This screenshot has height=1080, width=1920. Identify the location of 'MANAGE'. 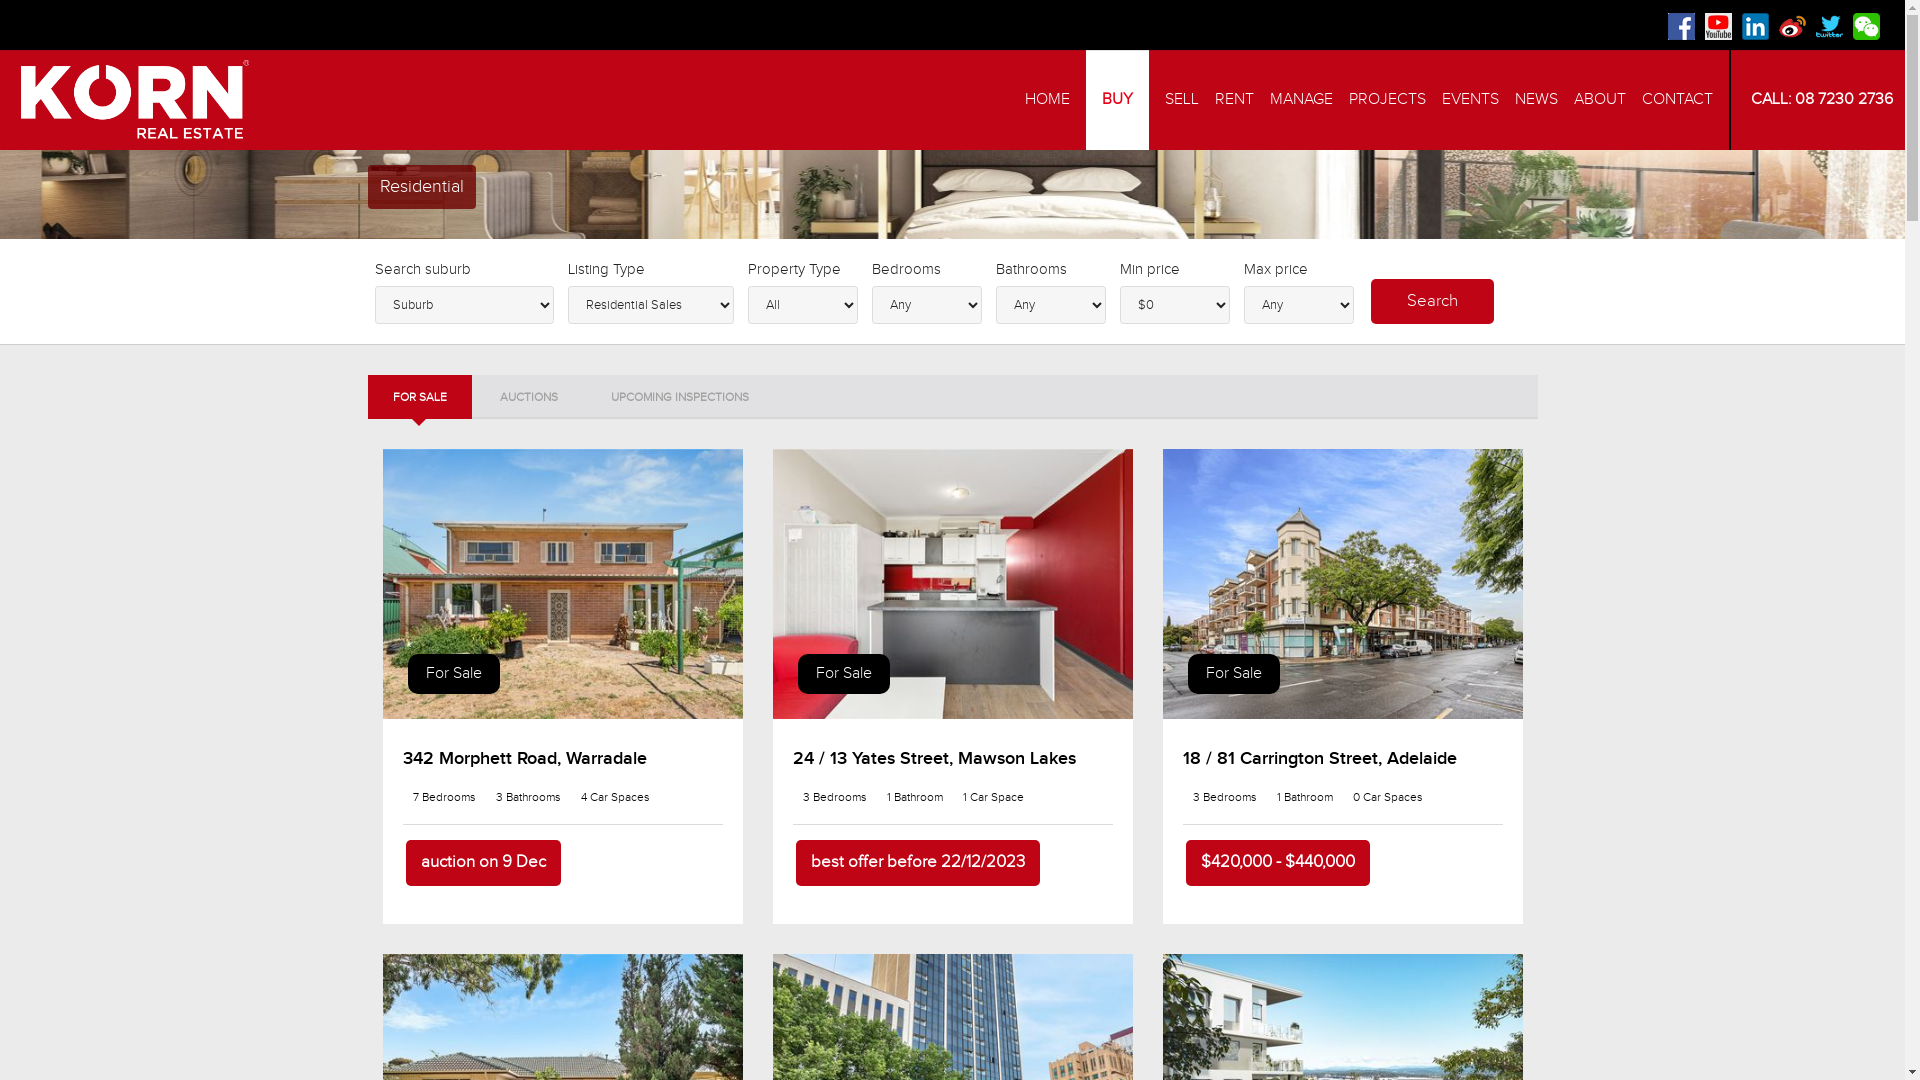
(1301, 100).